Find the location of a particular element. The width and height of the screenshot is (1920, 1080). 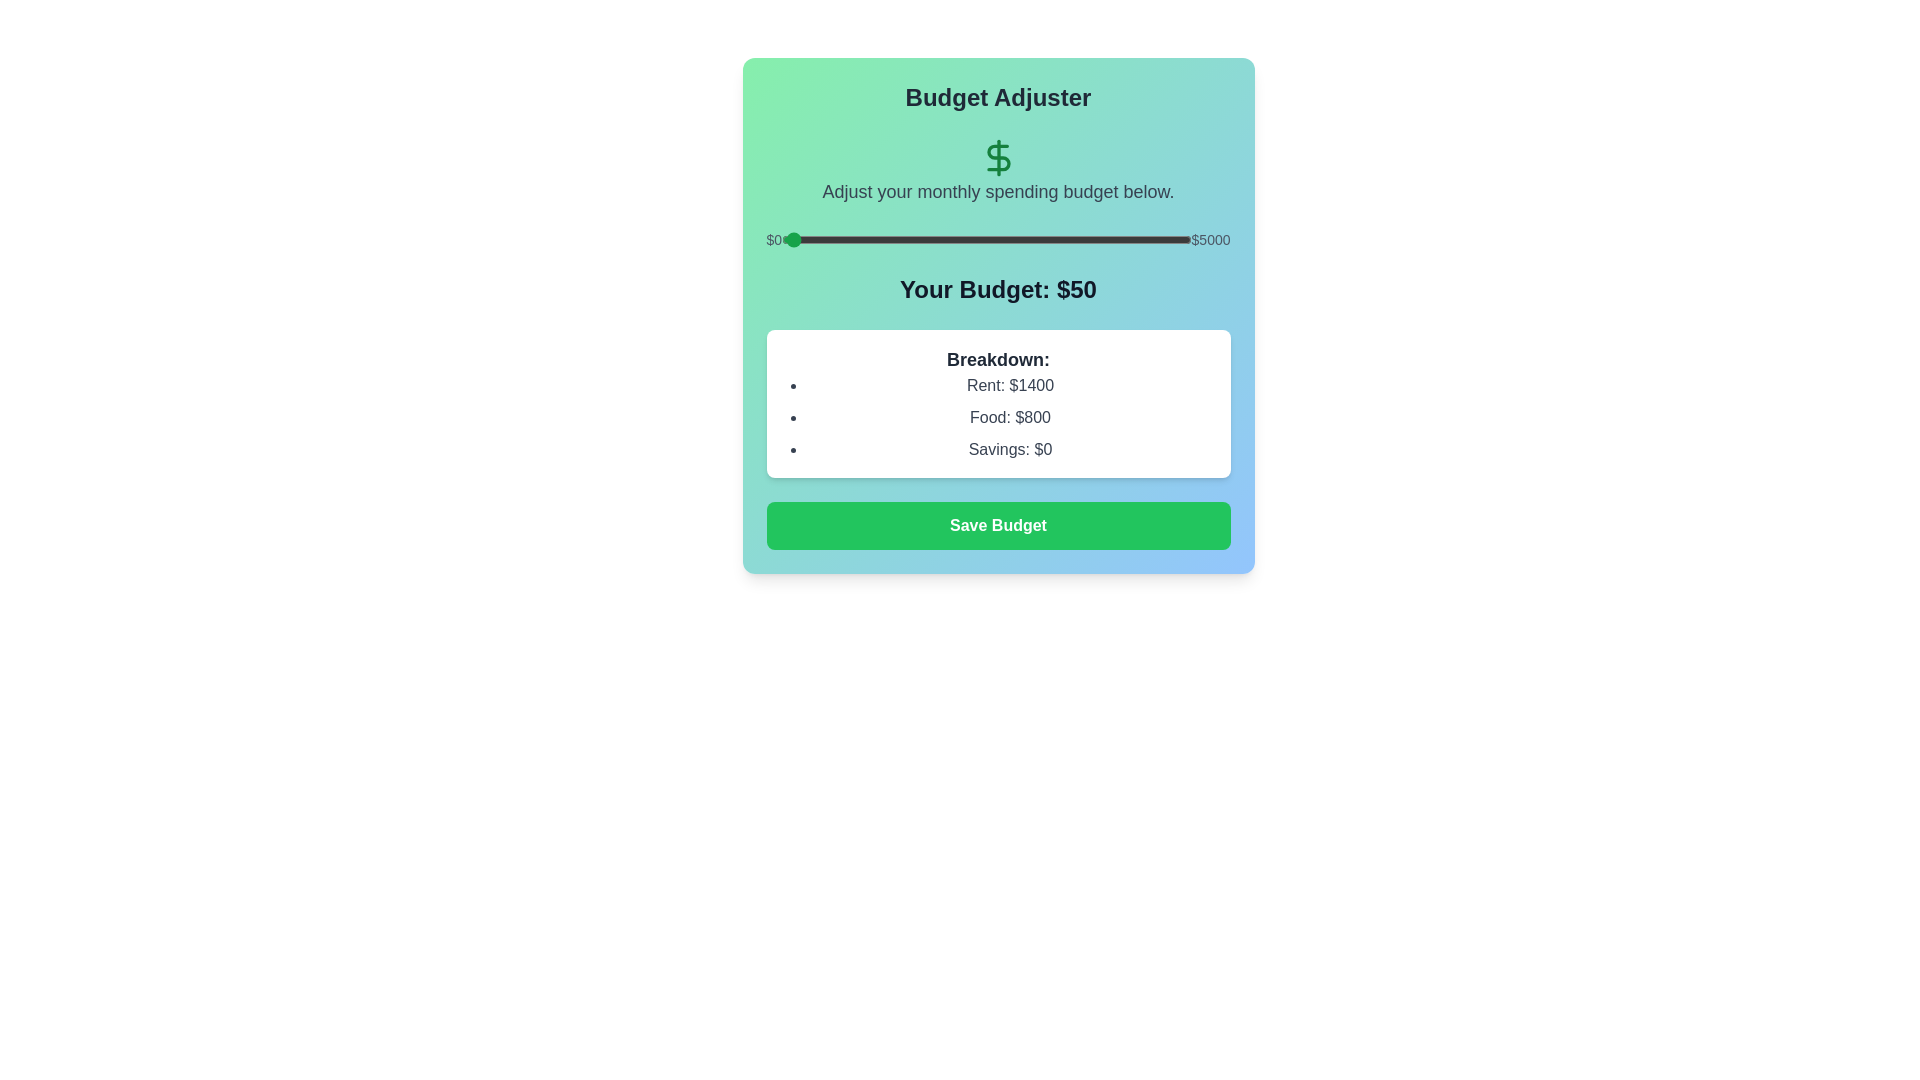

the budget to 1078 dollars by adjusting the slider is located at coordinates (870, 238).